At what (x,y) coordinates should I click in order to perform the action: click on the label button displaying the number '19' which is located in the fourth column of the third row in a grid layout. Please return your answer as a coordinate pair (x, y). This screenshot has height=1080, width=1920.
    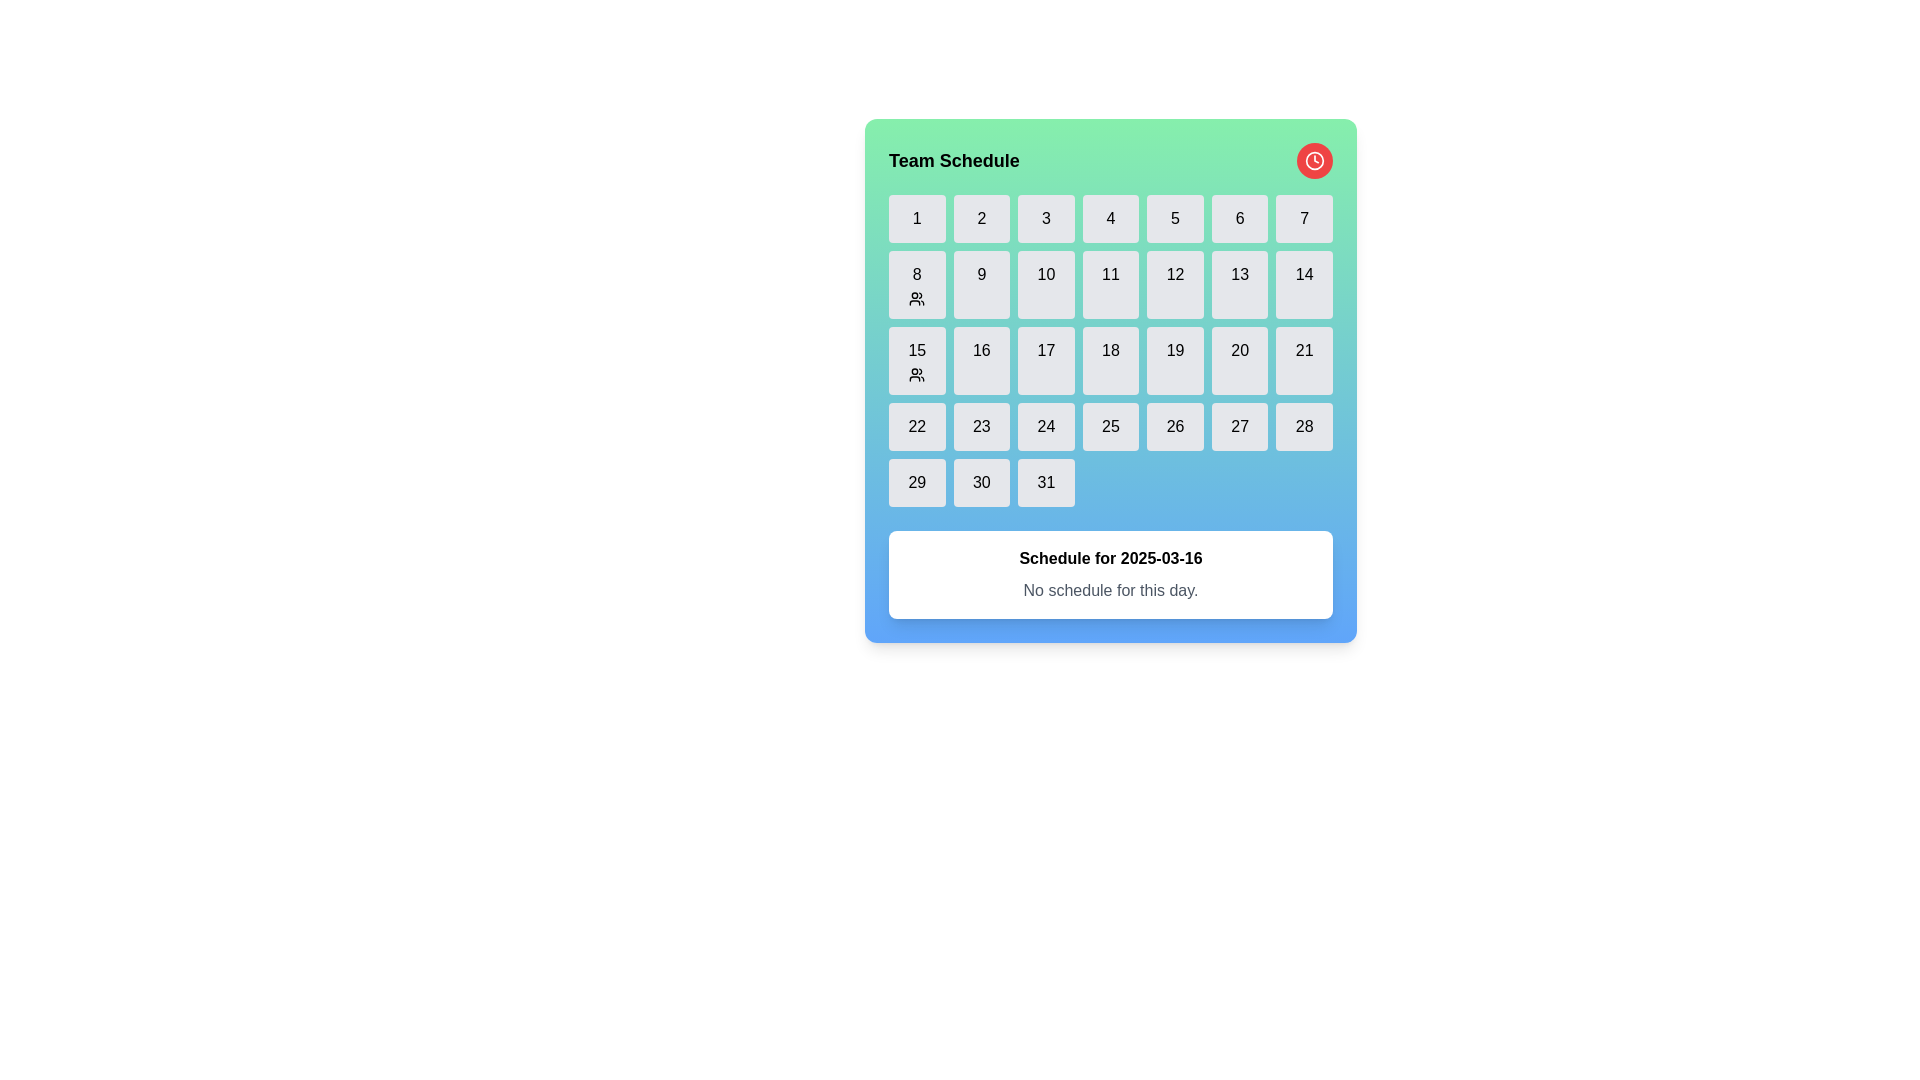
    Looking at the image, I should click on (1175, 361).